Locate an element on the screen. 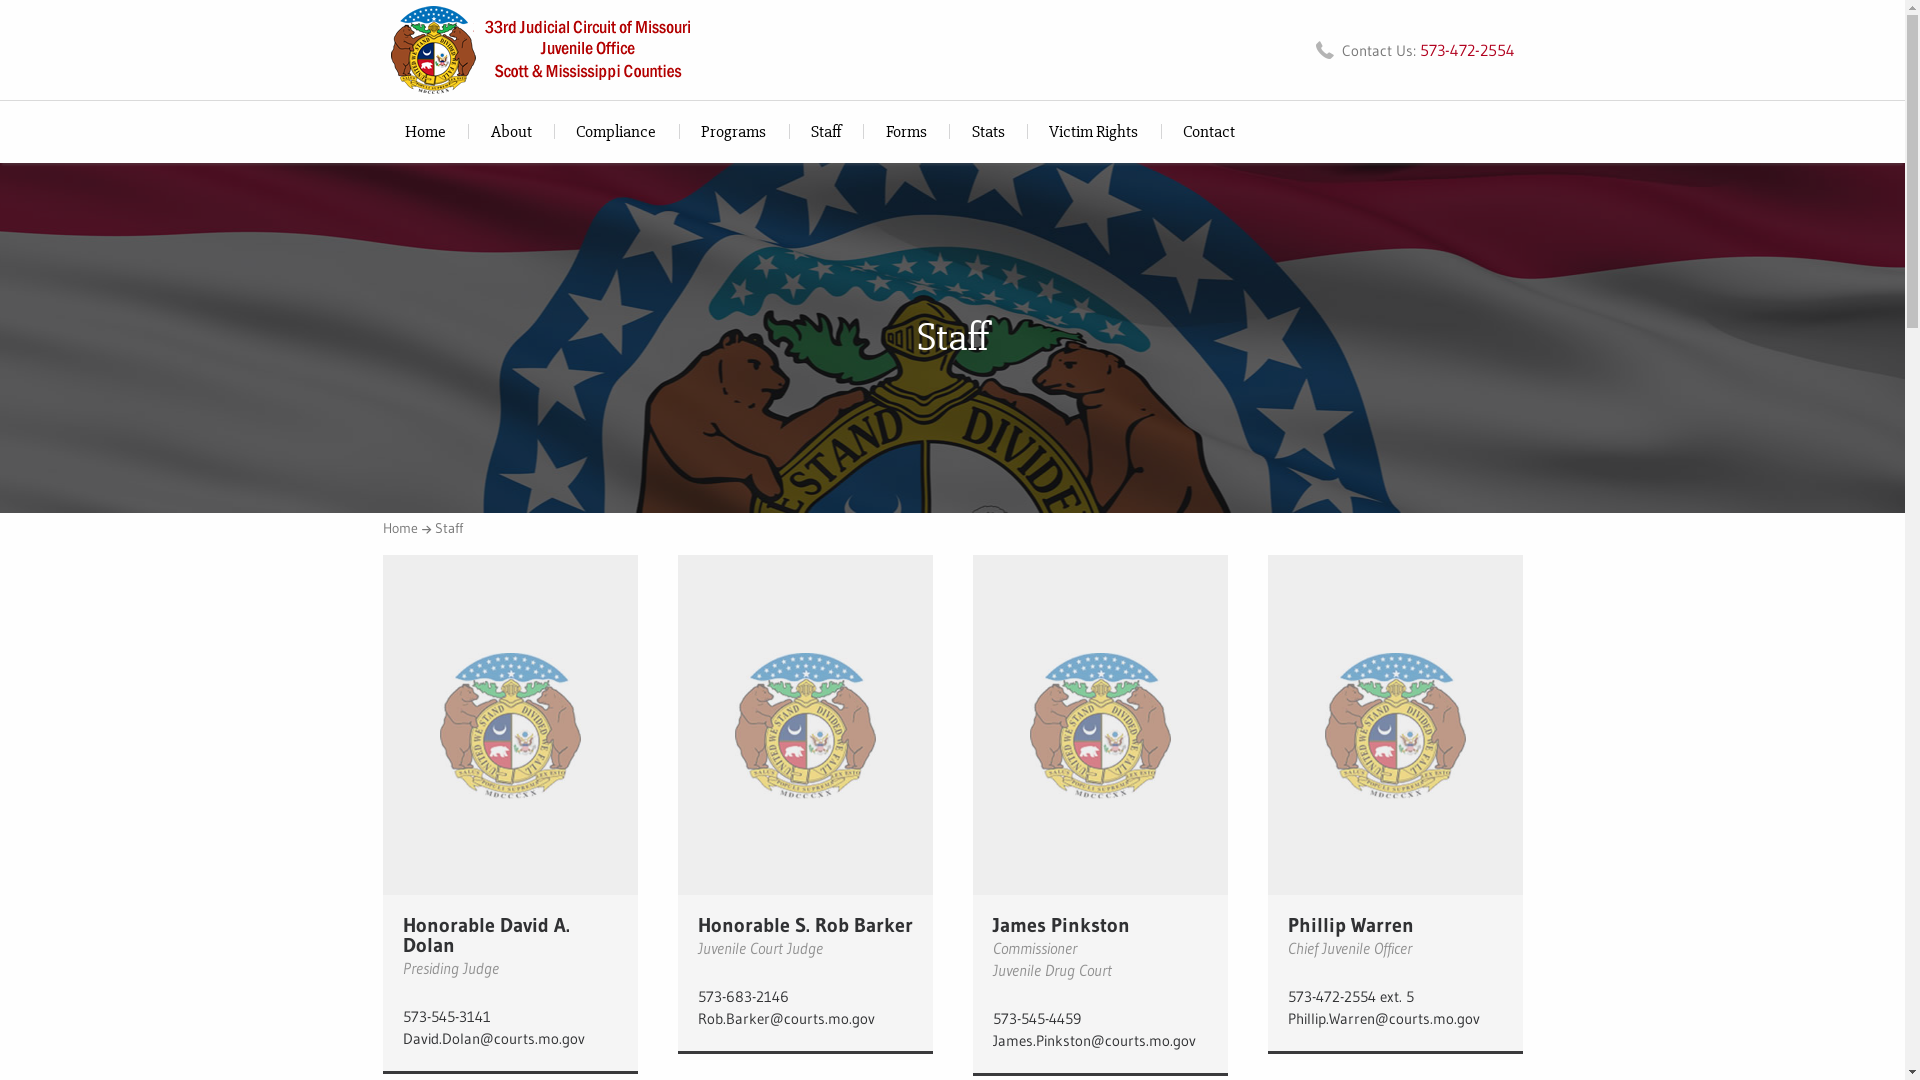 This screenshot has height=1080, width=1920. 'About' is located at coordinates (510, 131).